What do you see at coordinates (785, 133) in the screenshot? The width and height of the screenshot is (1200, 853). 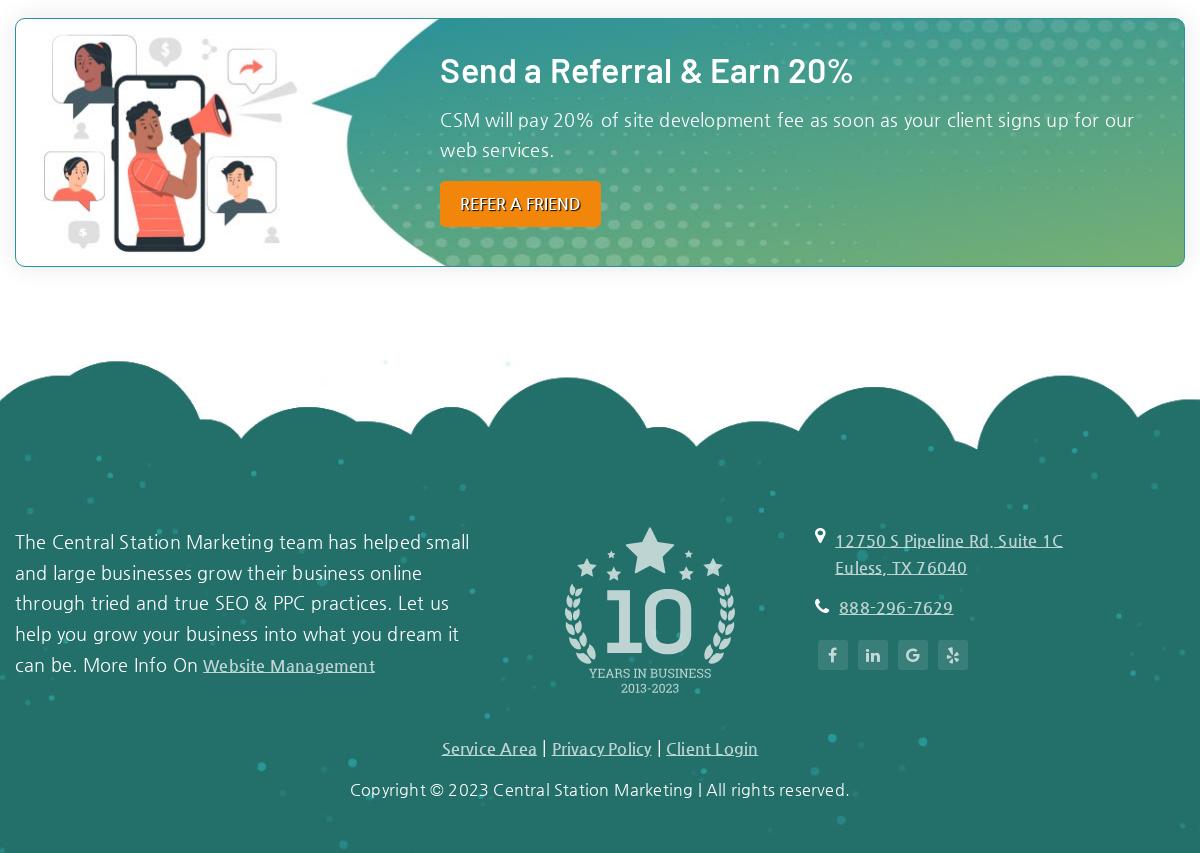 I see `'CSM will pay 20% of site development fee as soon as your client signs up for our web services.'` at bounding box center [785, 133].